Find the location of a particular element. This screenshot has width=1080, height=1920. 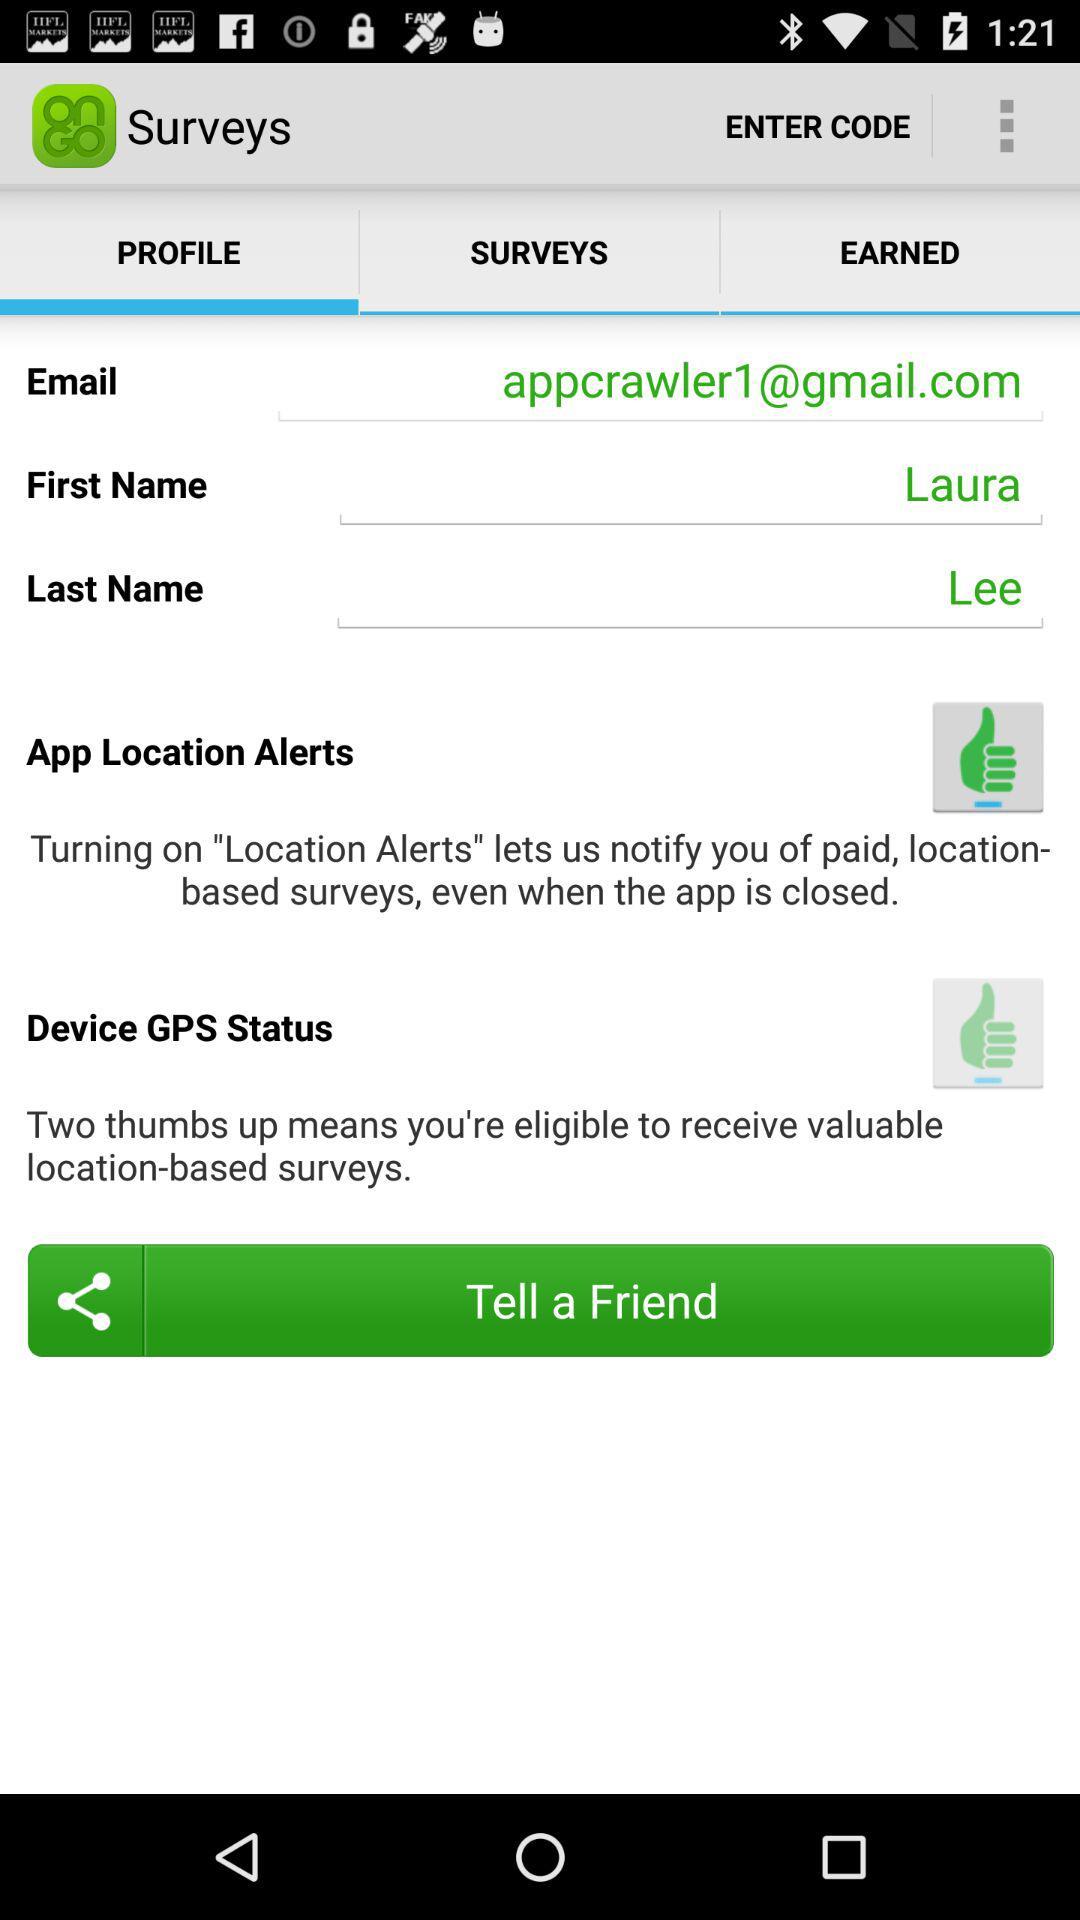

the enter code item is located at coordinates (817, 124).